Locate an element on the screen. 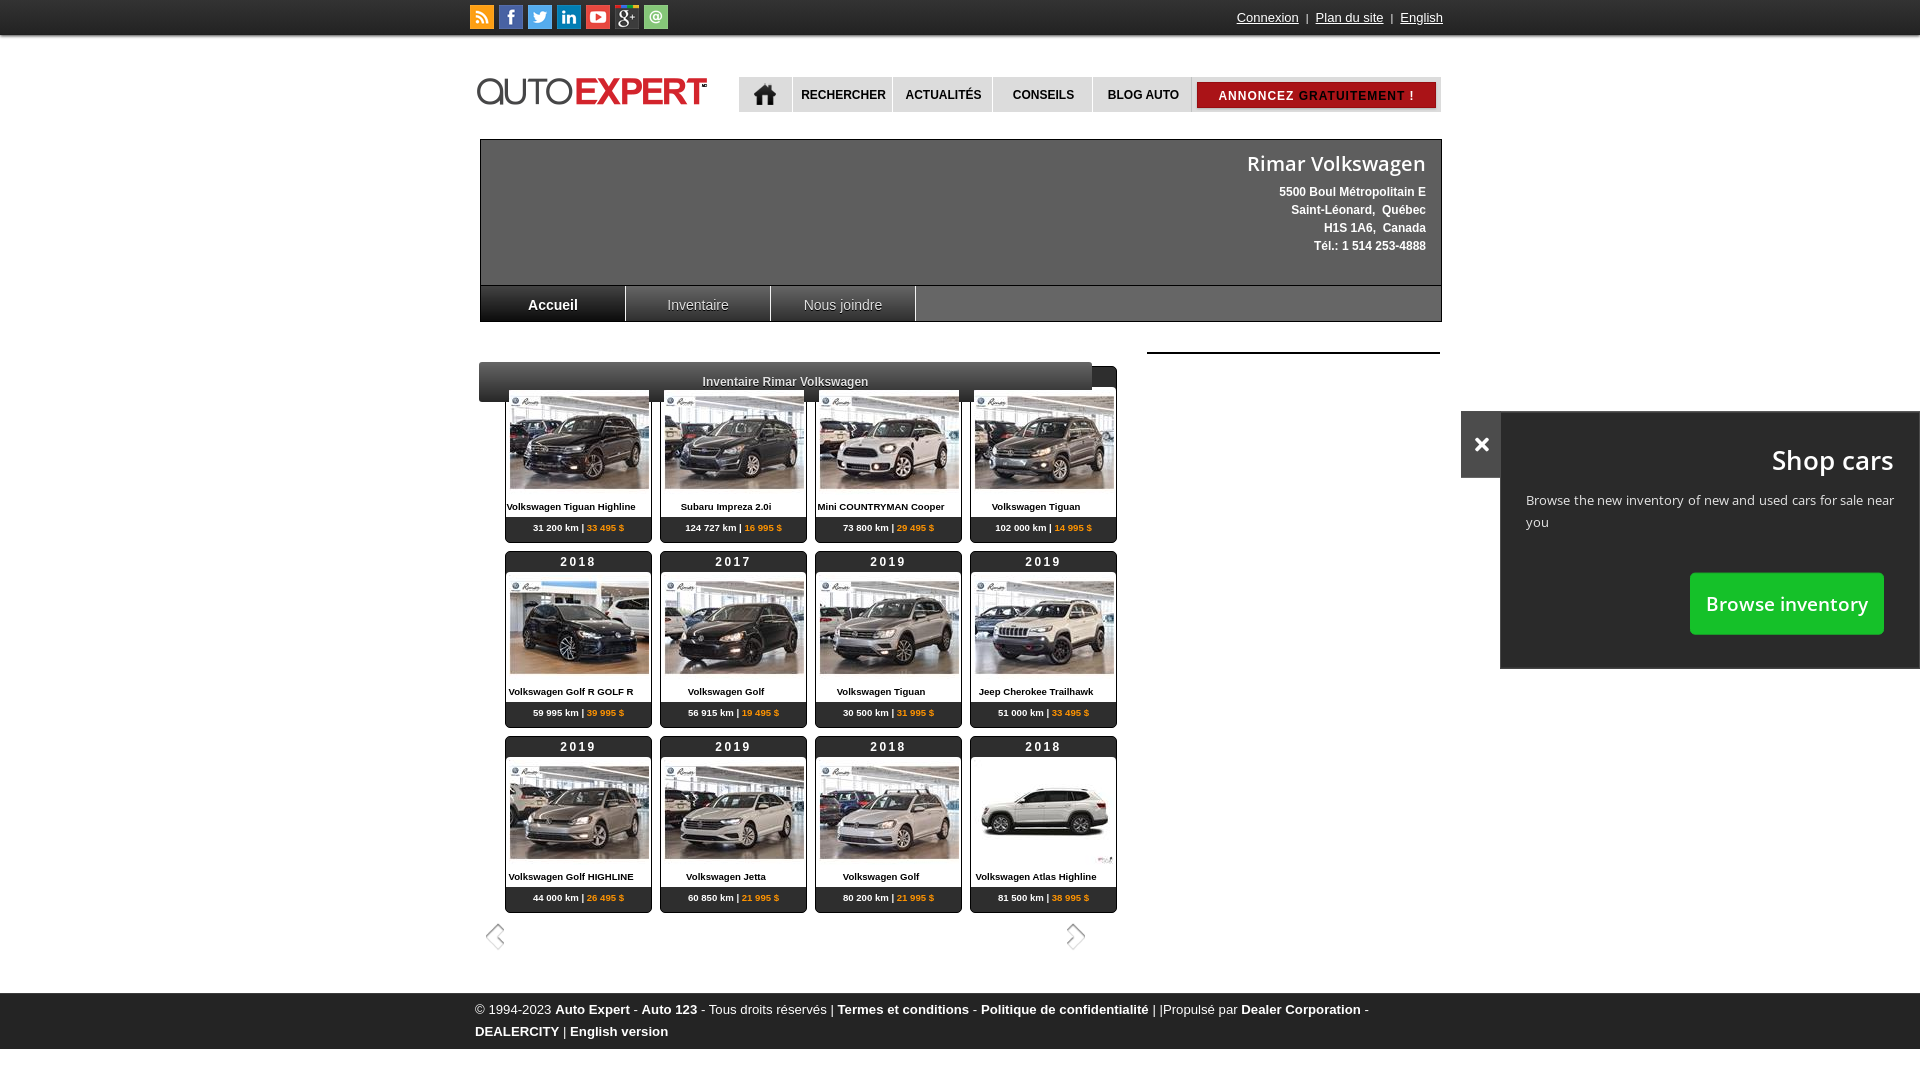 This screenshot has height=1080, width=1920. 'Suivez autoExpert.ca sur Youtube' is located at coordinates (597, 24).